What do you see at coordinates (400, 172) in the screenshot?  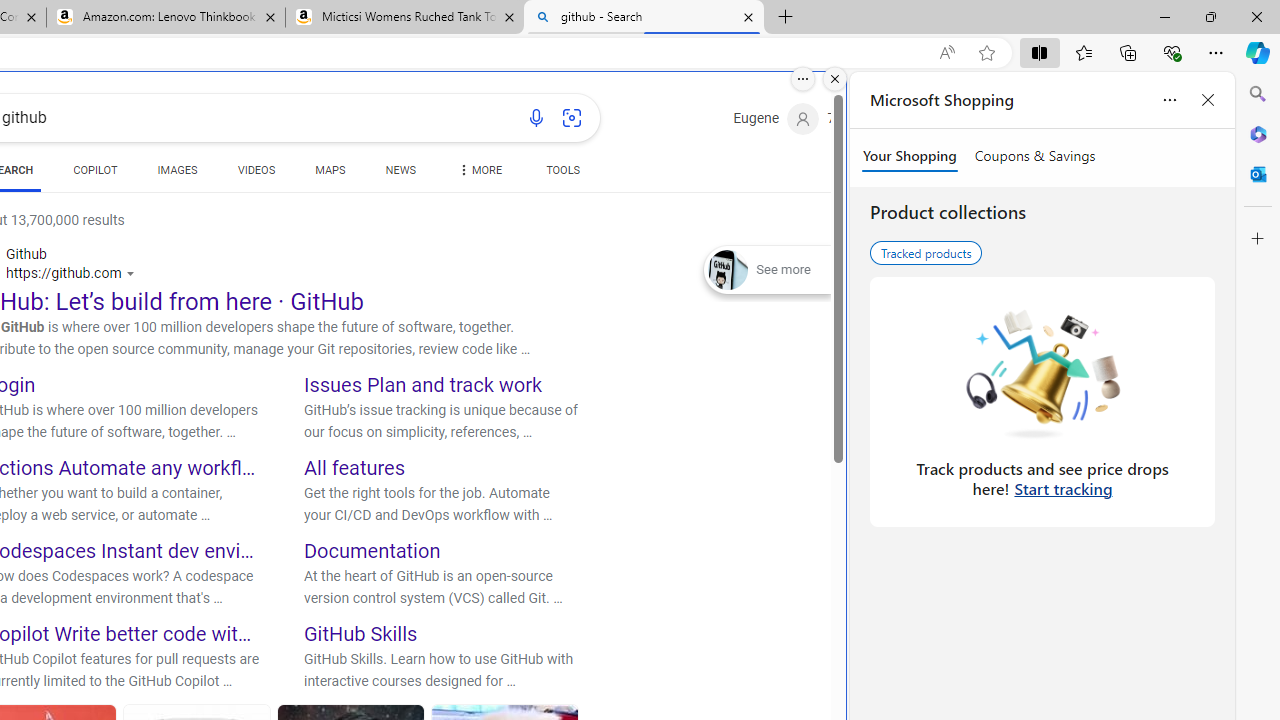 I see `'NEWS'` at bounding box center [400, 172].